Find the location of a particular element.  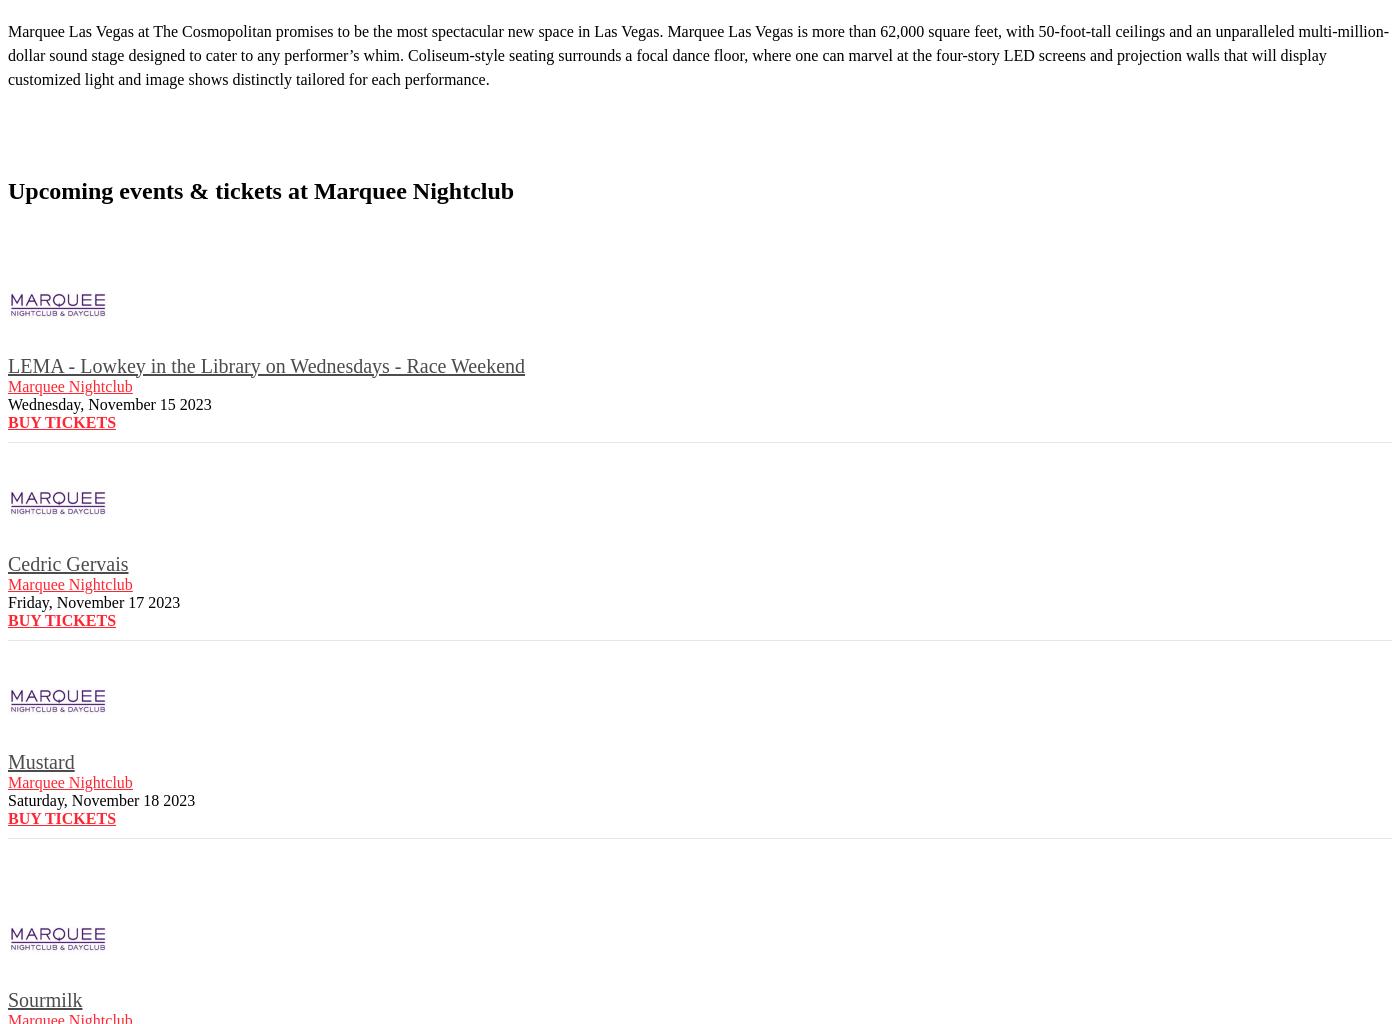

'LEMA - Lowkey in the Library on Wednesdays - Race Weekend' is located at coordinates (266, 364).